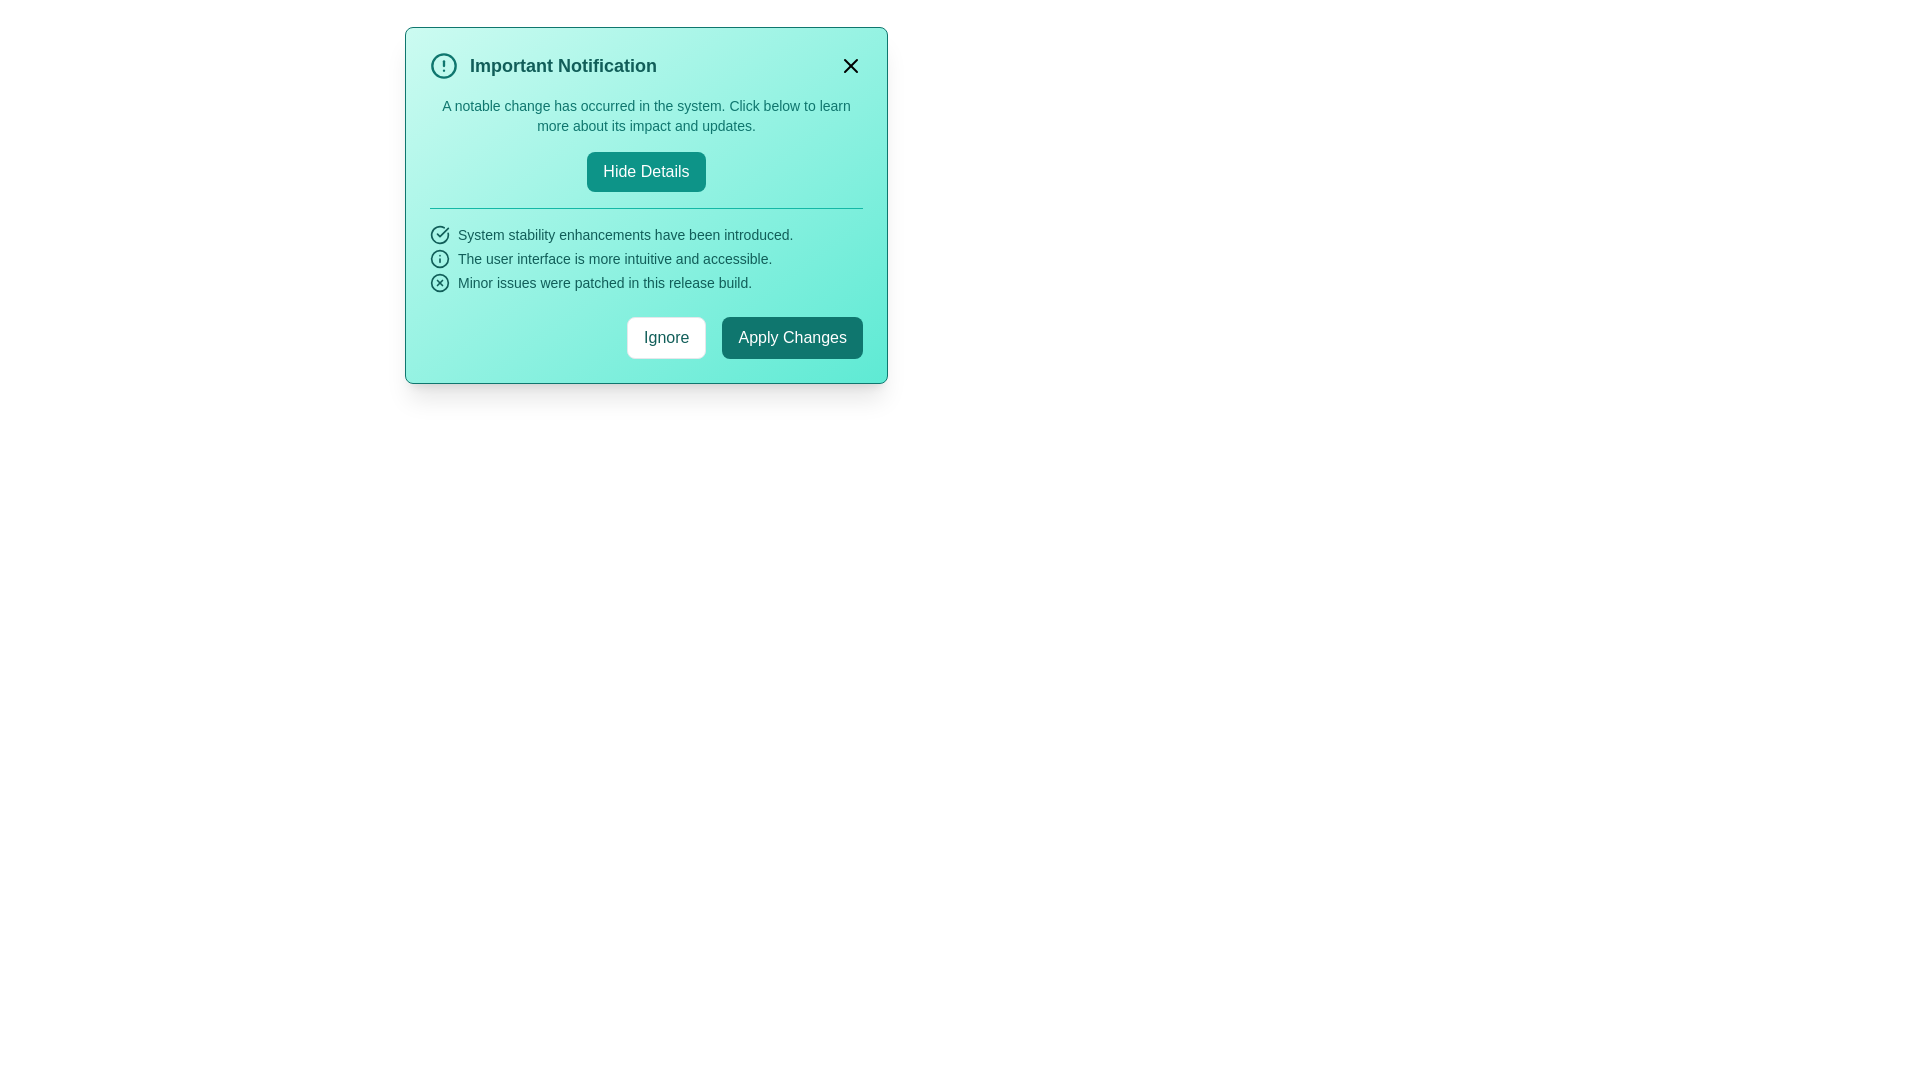  Describe the element at coordinates (439, 257) in the screenshot. I see `the circular icon with a thin outline enclosing an exclamation mark, located to the left of the text describing user interface features` at that location.